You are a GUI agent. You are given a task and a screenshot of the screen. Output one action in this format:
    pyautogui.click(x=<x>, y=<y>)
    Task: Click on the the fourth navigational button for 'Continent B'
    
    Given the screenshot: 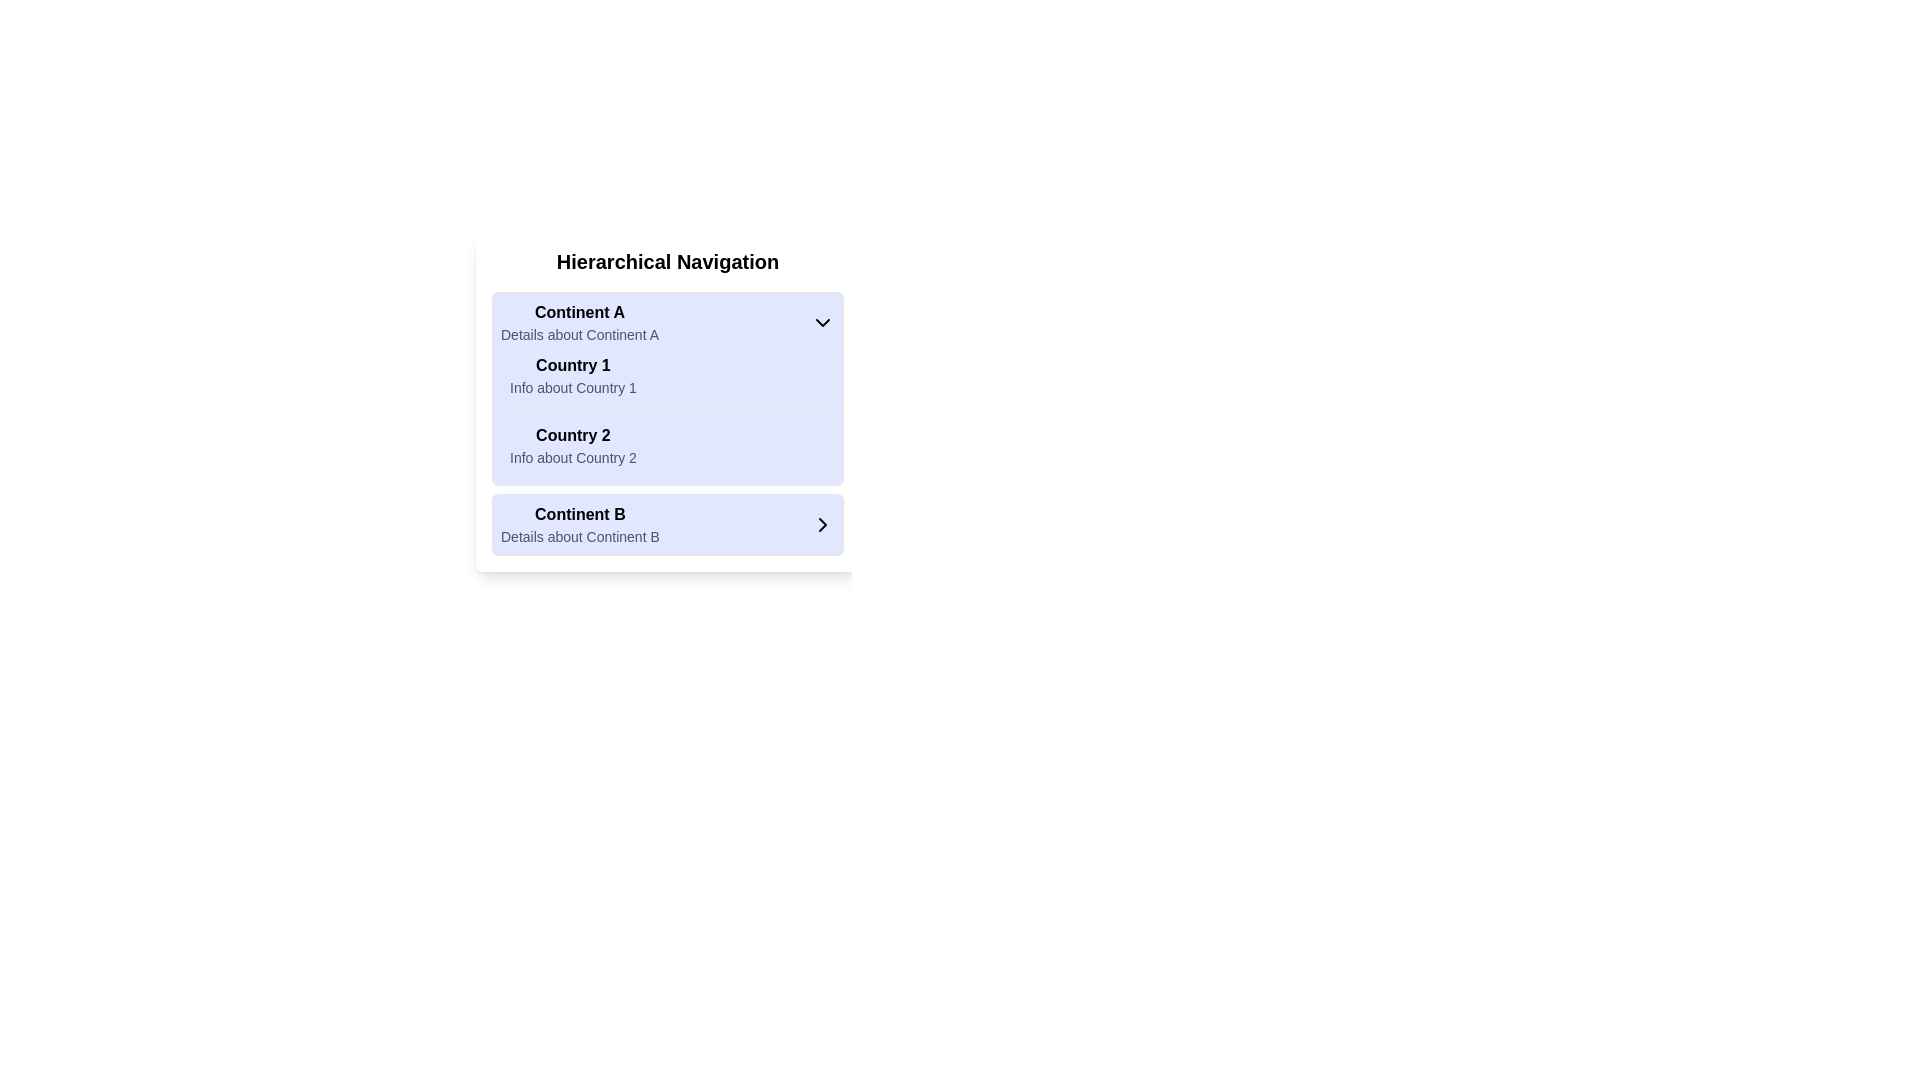 What is the action you would take?
    pyautogui.click(x=667, y=523)
    